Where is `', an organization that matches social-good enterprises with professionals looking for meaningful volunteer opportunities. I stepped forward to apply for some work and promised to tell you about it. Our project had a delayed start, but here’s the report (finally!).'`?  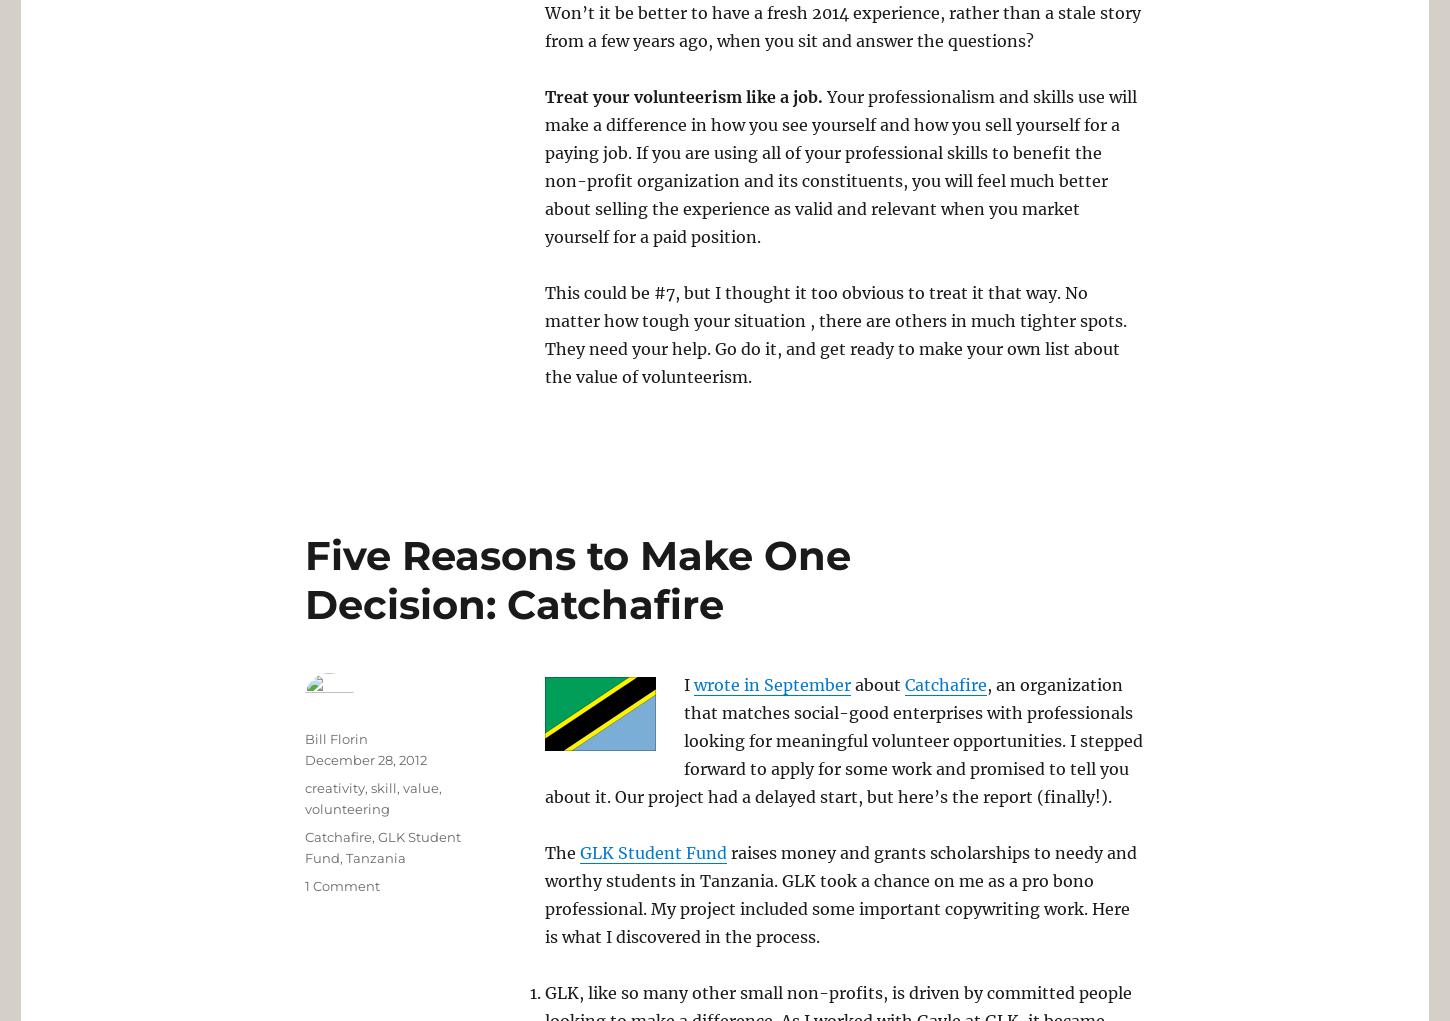
', an organization that matches social-good enterprises with professionals looking for meaningful volunteer opportunities. I stepped forward to apply for some work and promised to tell you about it. Our project had a delayed start, but here’s the report (finally!).' is located at coordinates (844, 740).